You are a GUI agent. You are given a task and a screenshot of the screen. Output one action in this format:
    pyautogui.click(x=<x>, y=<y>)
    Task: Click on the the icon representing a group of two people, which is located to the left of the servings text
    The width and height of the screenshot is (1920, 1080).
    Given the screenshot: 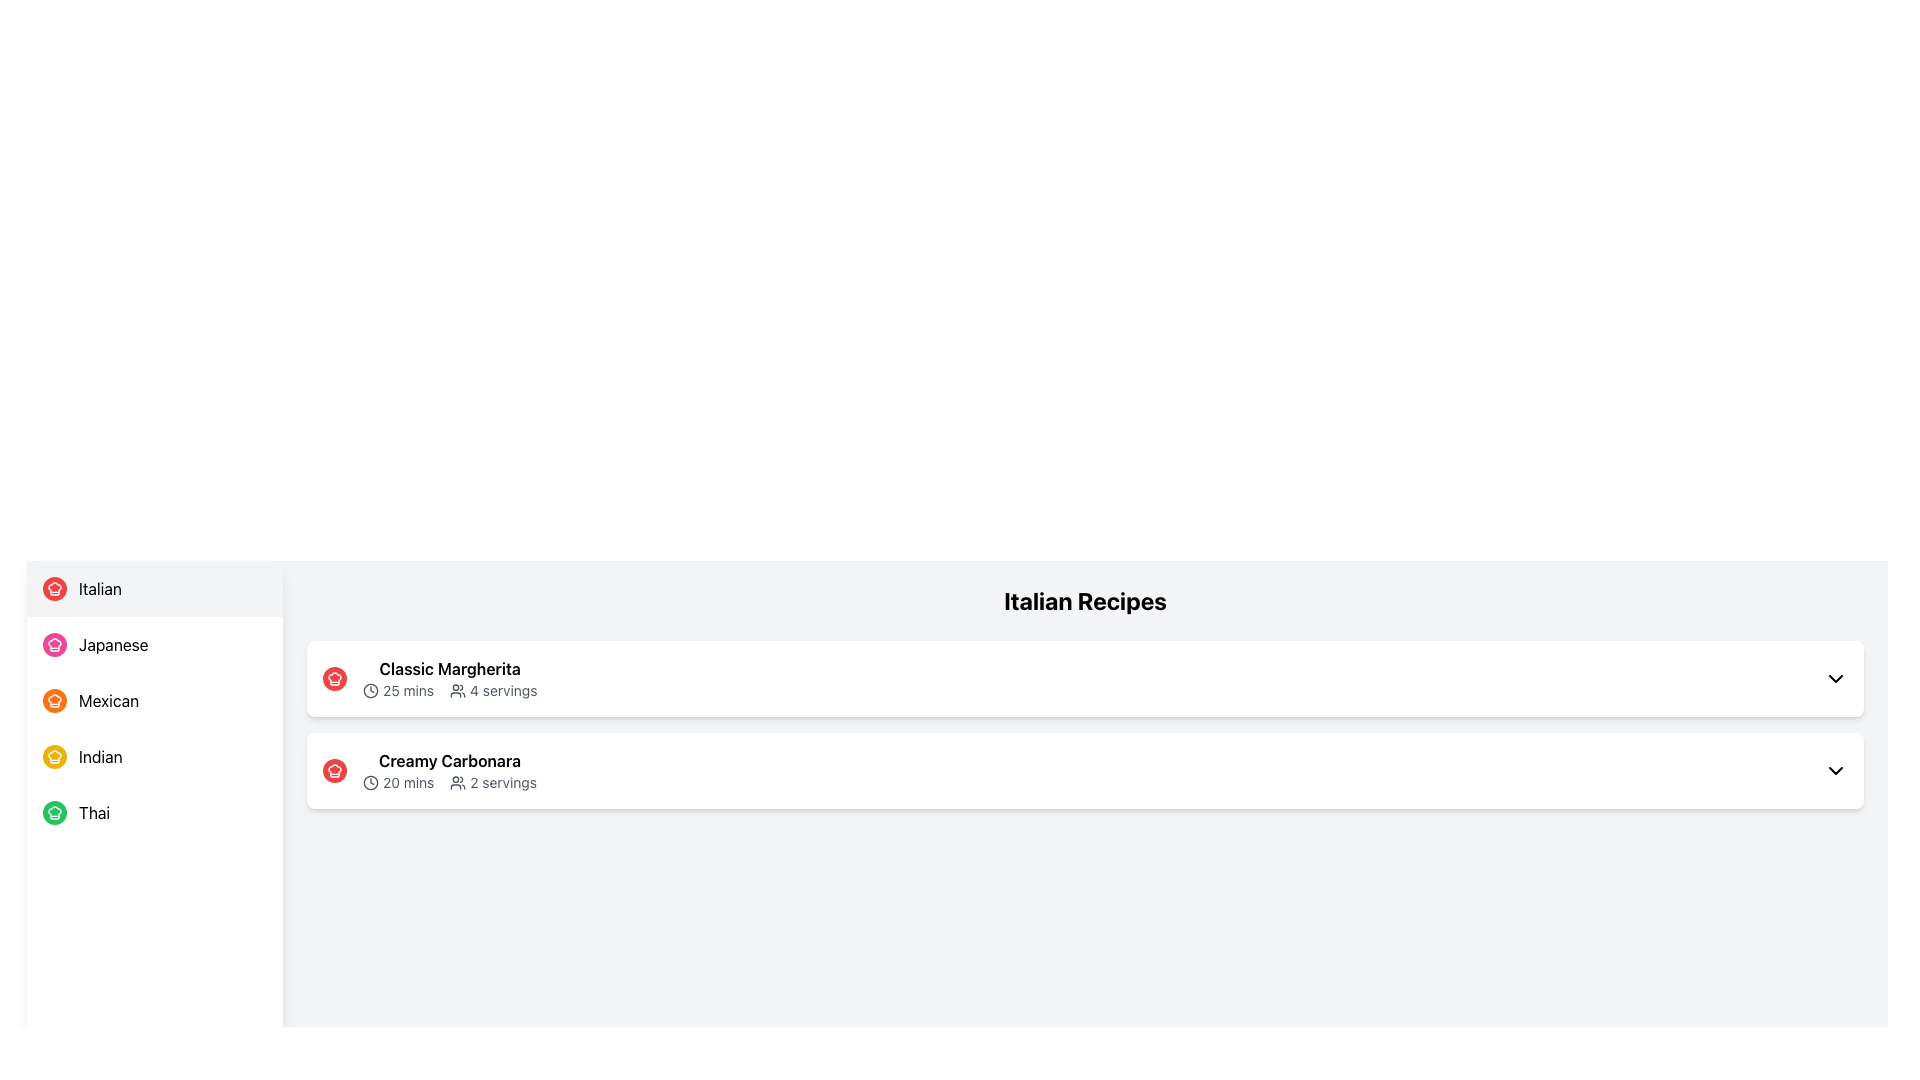 What is the action you would take?
    pyautogui.click(x=457, y=689)
    